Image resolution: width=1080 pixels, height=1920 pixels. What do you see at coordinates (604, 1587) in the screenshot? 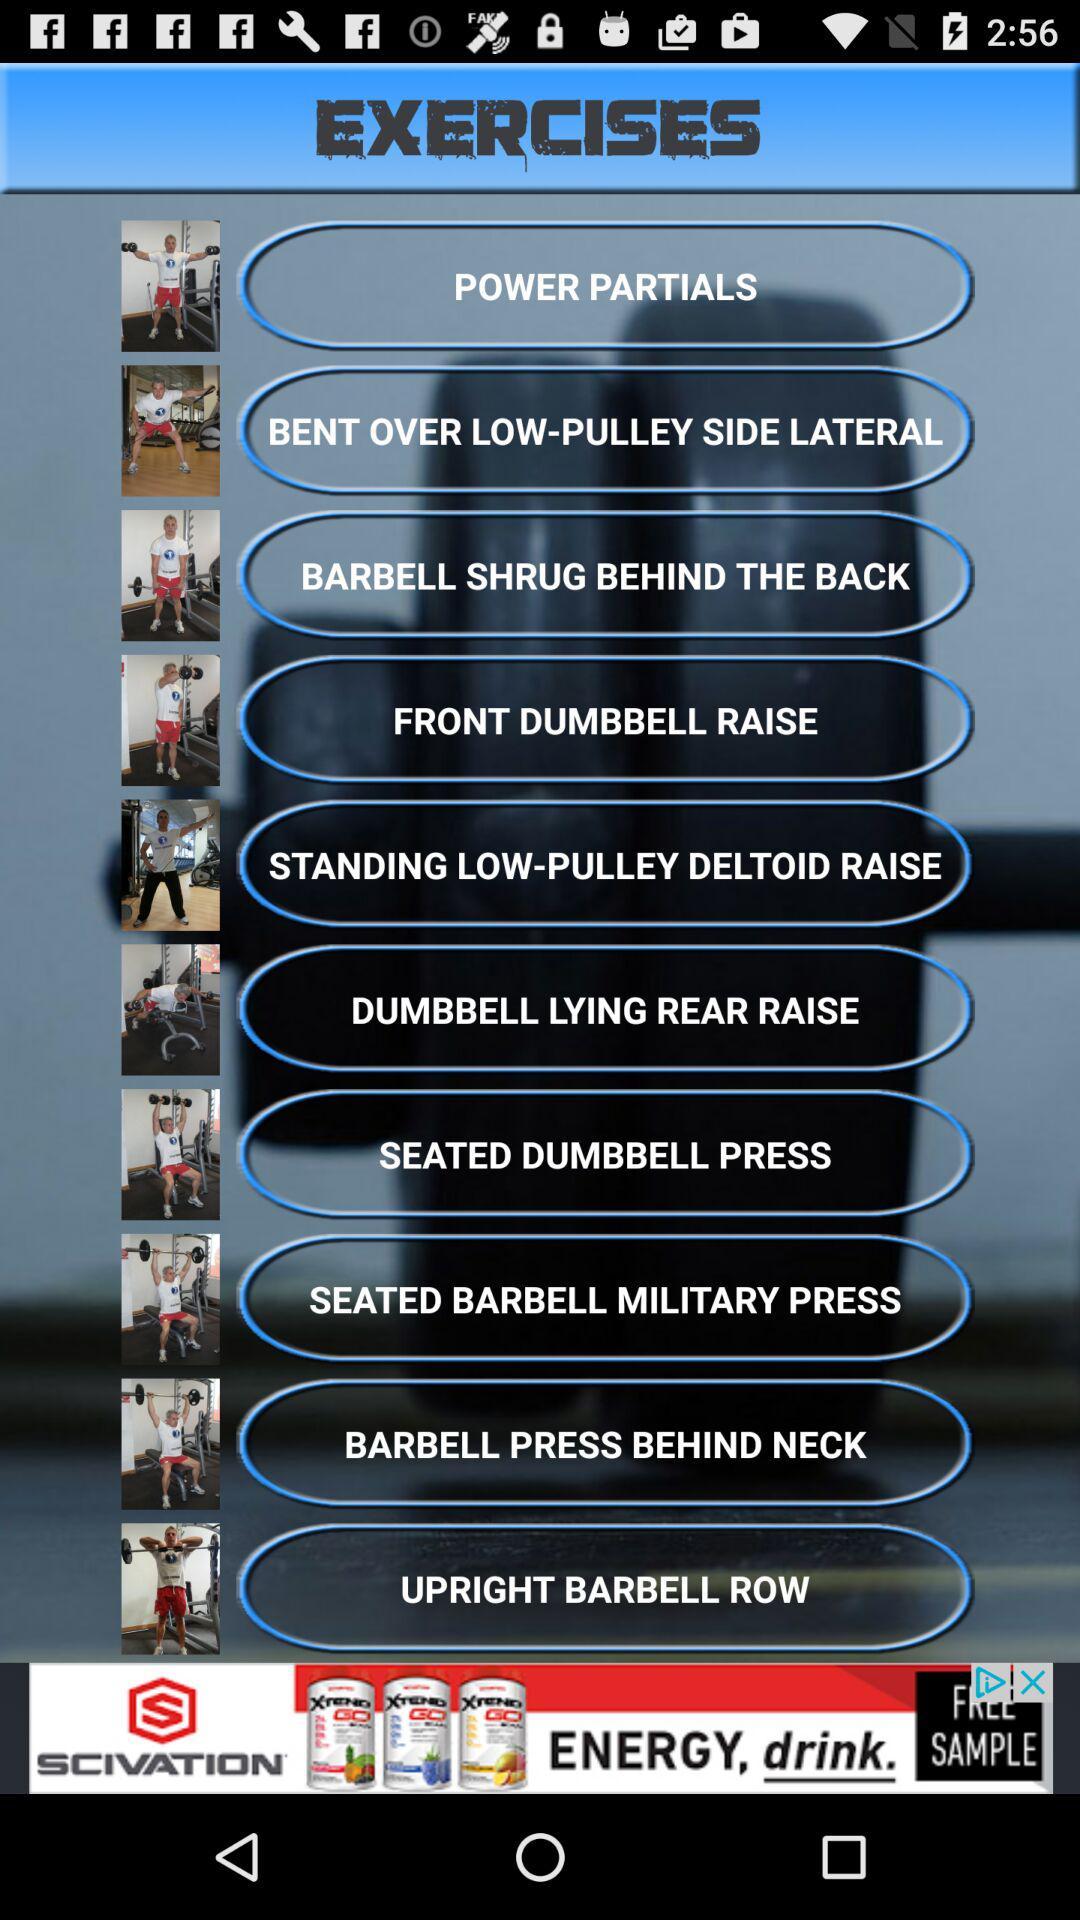
I see `the text in the bottom below barbell press behind neck` at bounding box center [604, 1587].